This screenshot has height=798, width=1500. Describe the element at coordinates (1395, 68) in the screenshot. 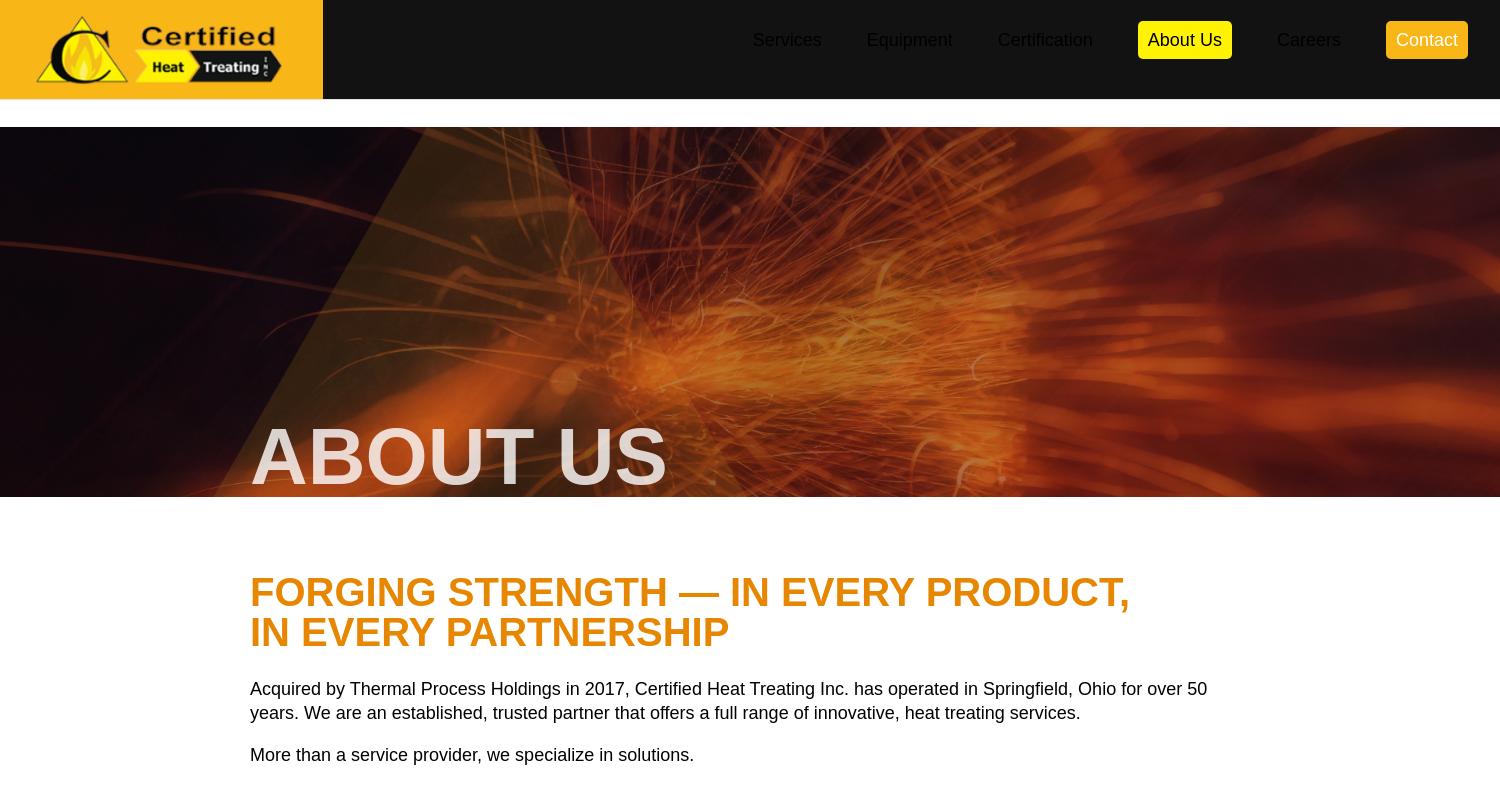

I see `'Contact'` at that location.